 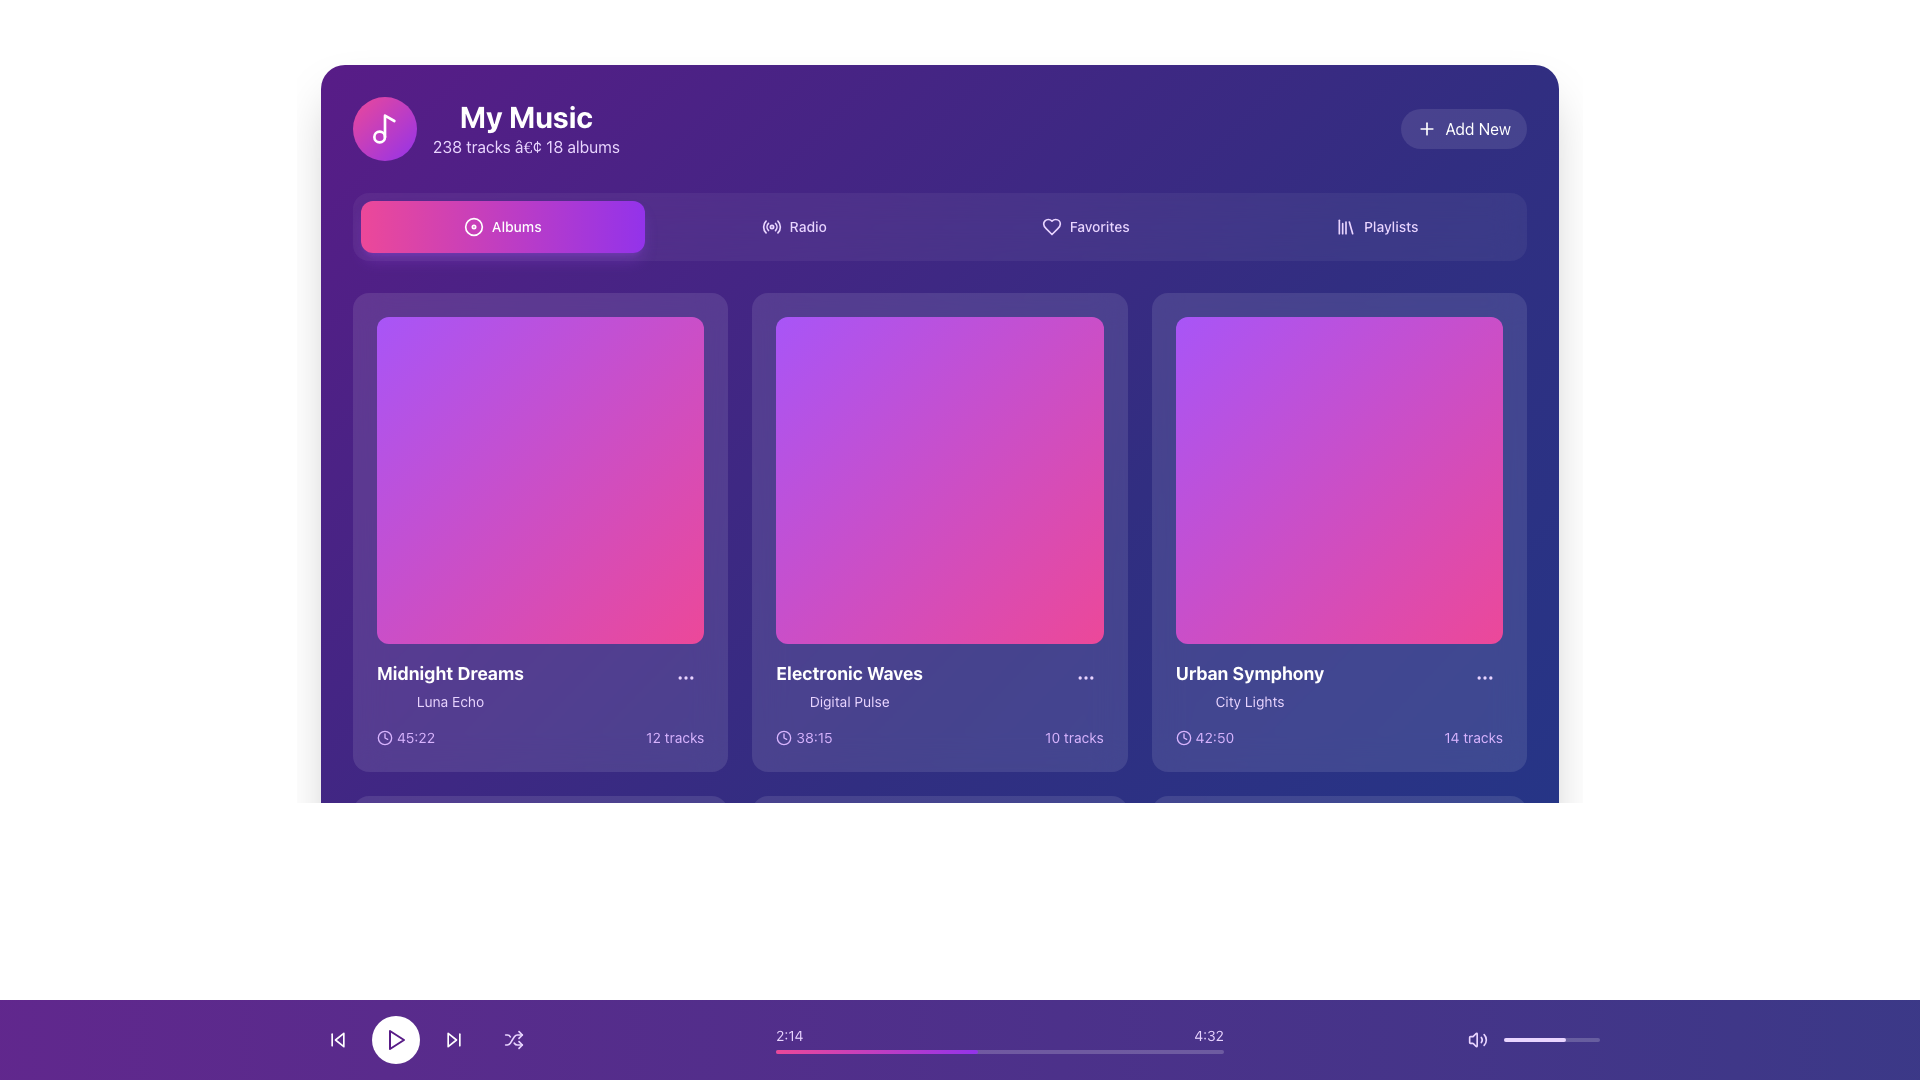 I want to click on the left-pointing triangle icon button in the bottom media control bar, so click(x=339, y=1039).